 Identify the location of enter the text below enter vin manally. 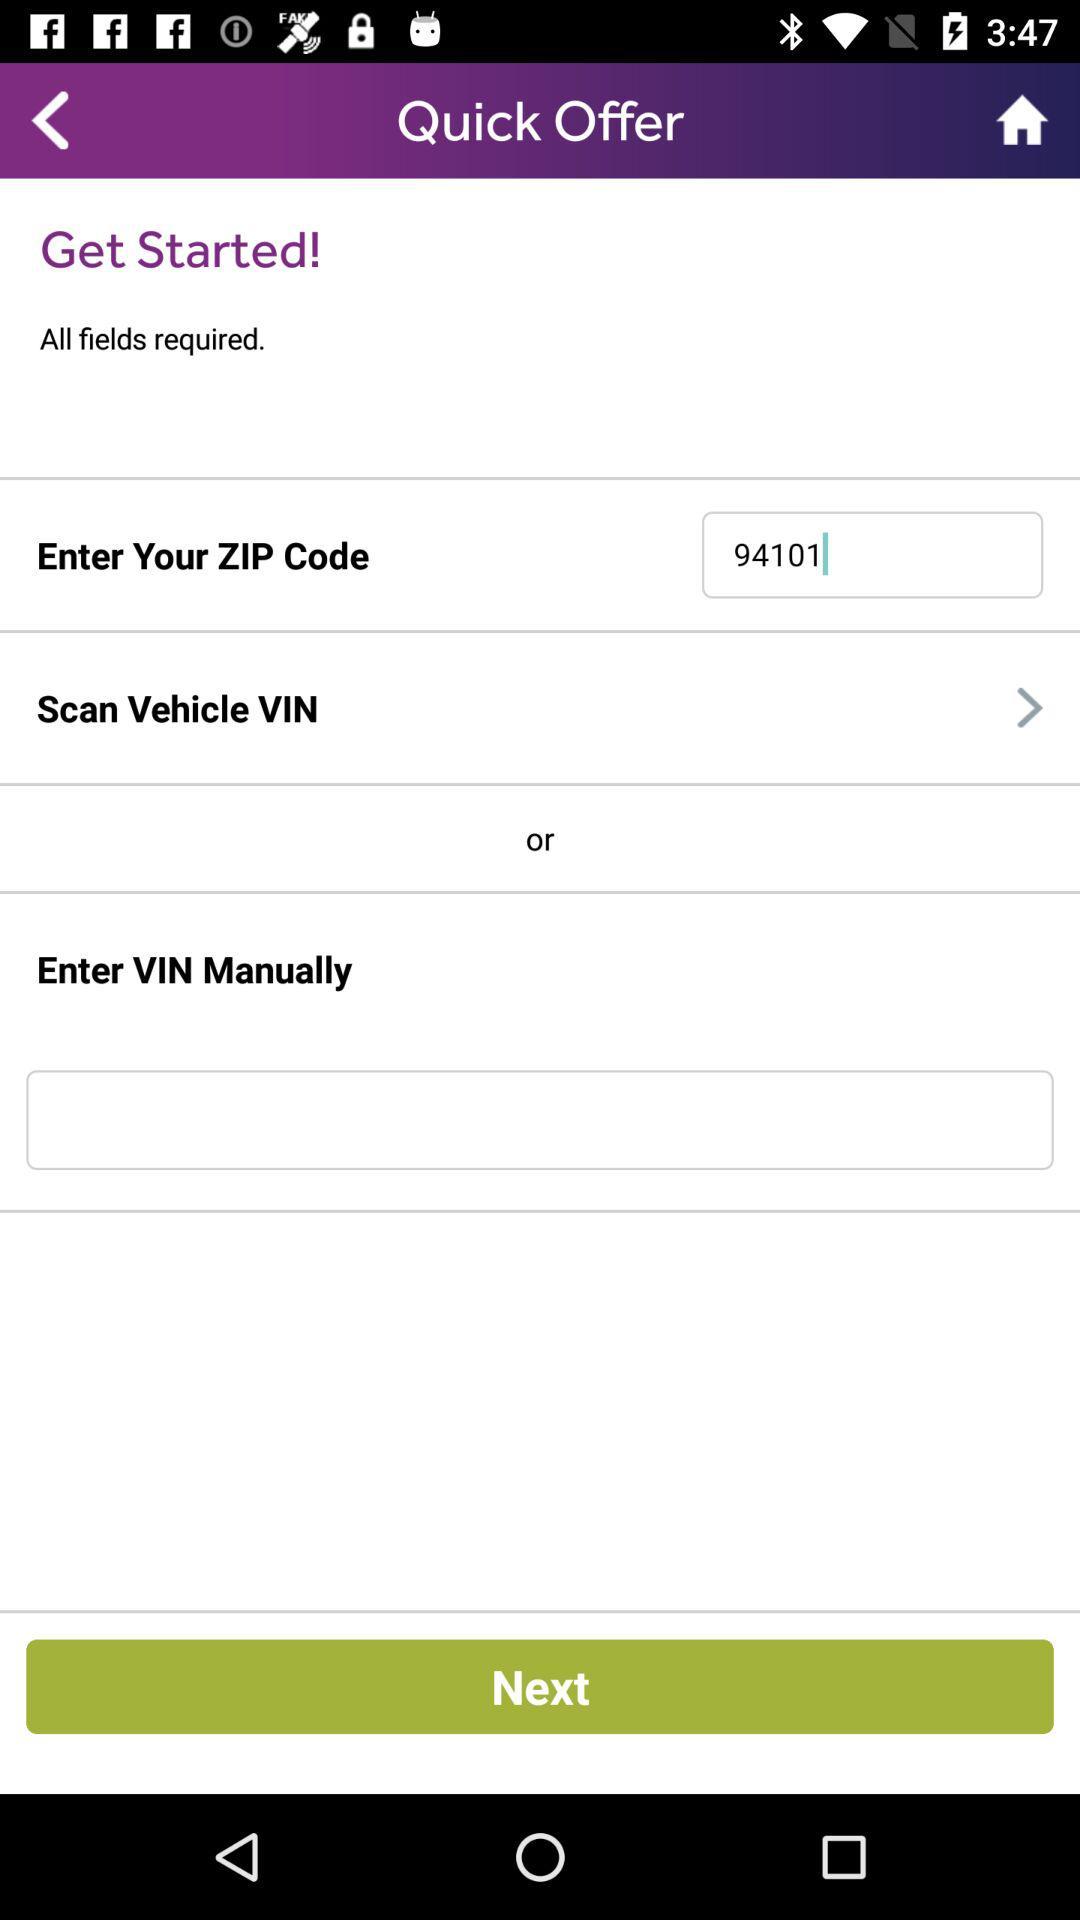
(540, 1118).